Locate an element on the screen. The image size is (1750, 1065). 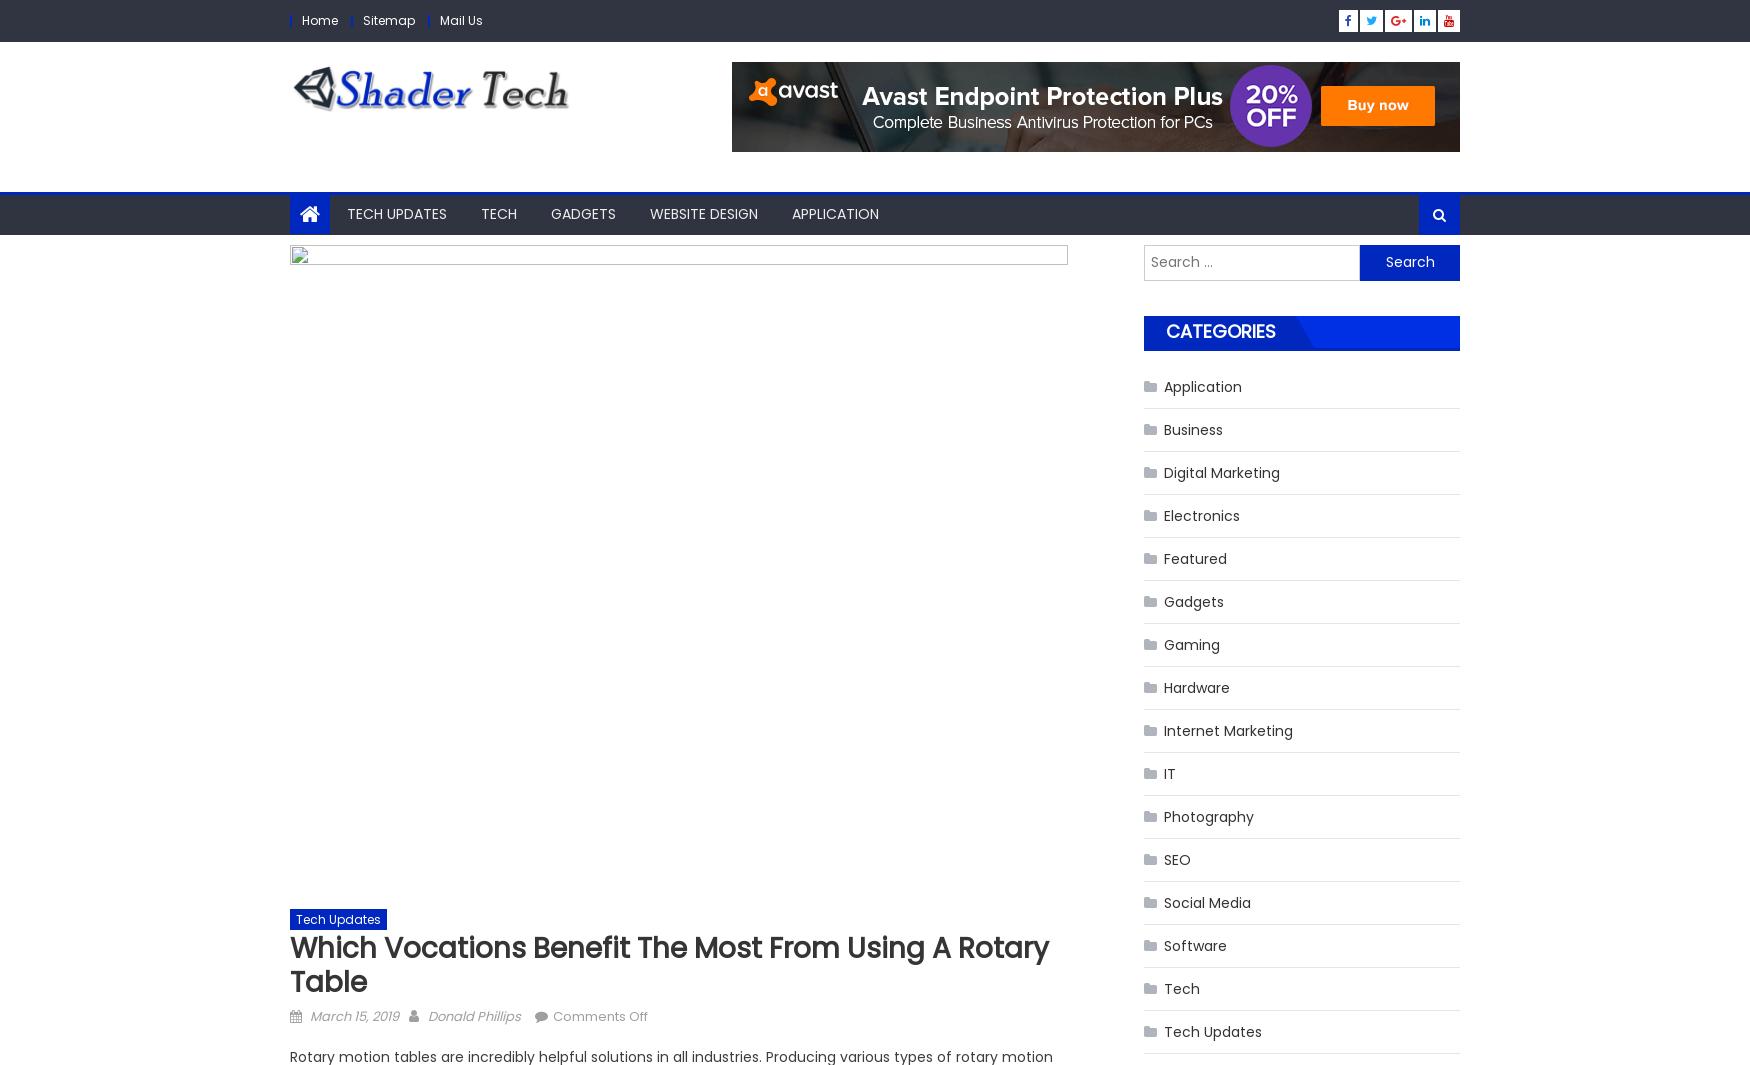
'IT' is located at coordinates (1162, 772).